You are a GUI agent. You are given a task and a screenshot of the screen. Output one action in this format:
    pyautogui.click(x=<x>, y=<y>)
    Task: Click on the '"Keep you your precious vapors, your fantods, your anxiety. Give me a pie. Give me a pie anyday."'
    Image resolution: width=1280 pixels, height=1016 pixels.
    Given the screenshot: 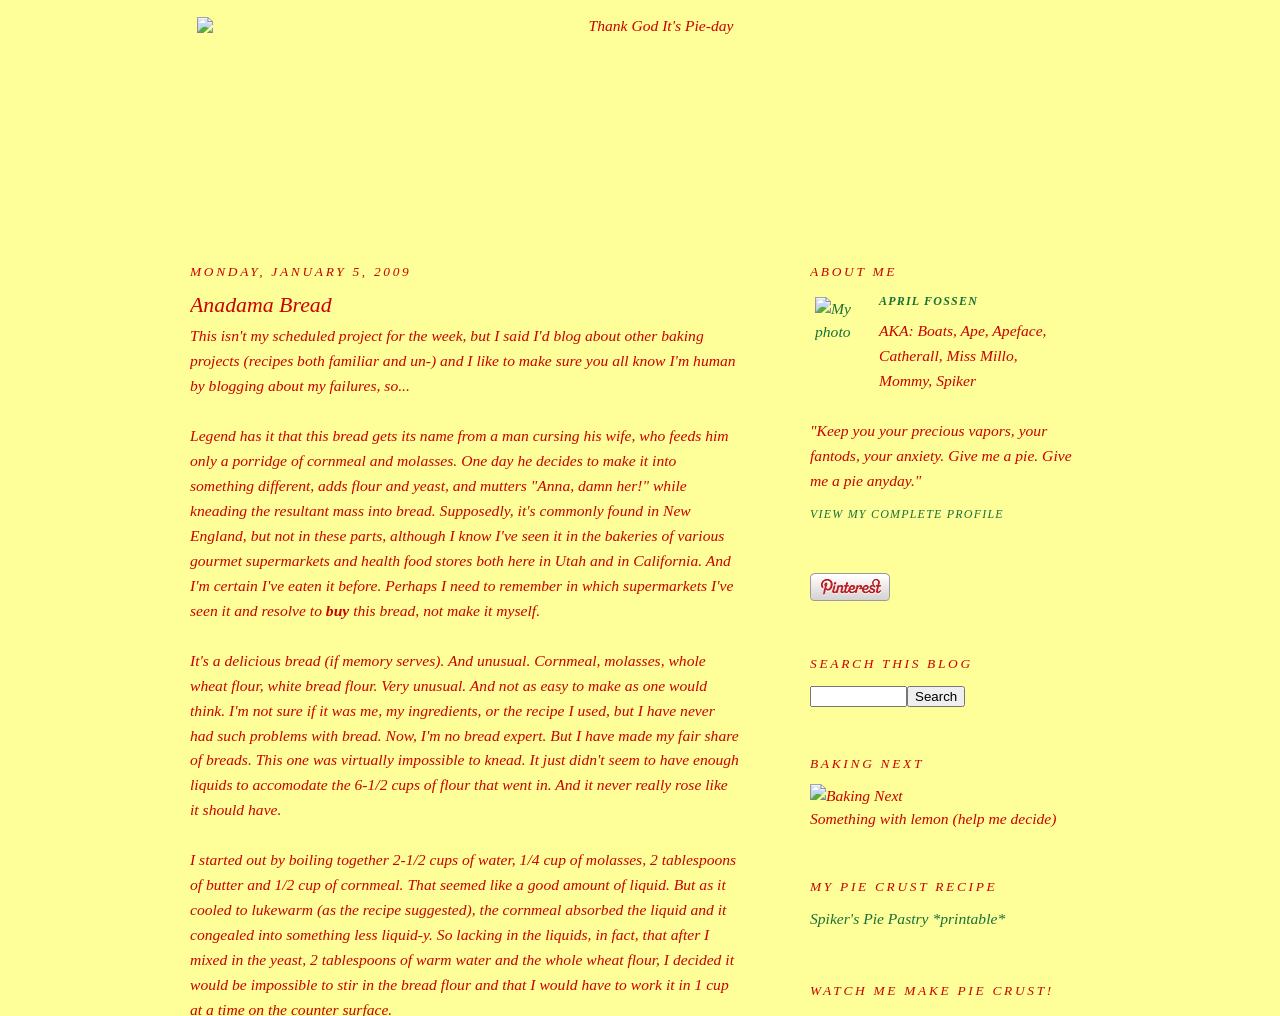 What is the action you would take?
    pyautogui.click(x=939, y=454)
    